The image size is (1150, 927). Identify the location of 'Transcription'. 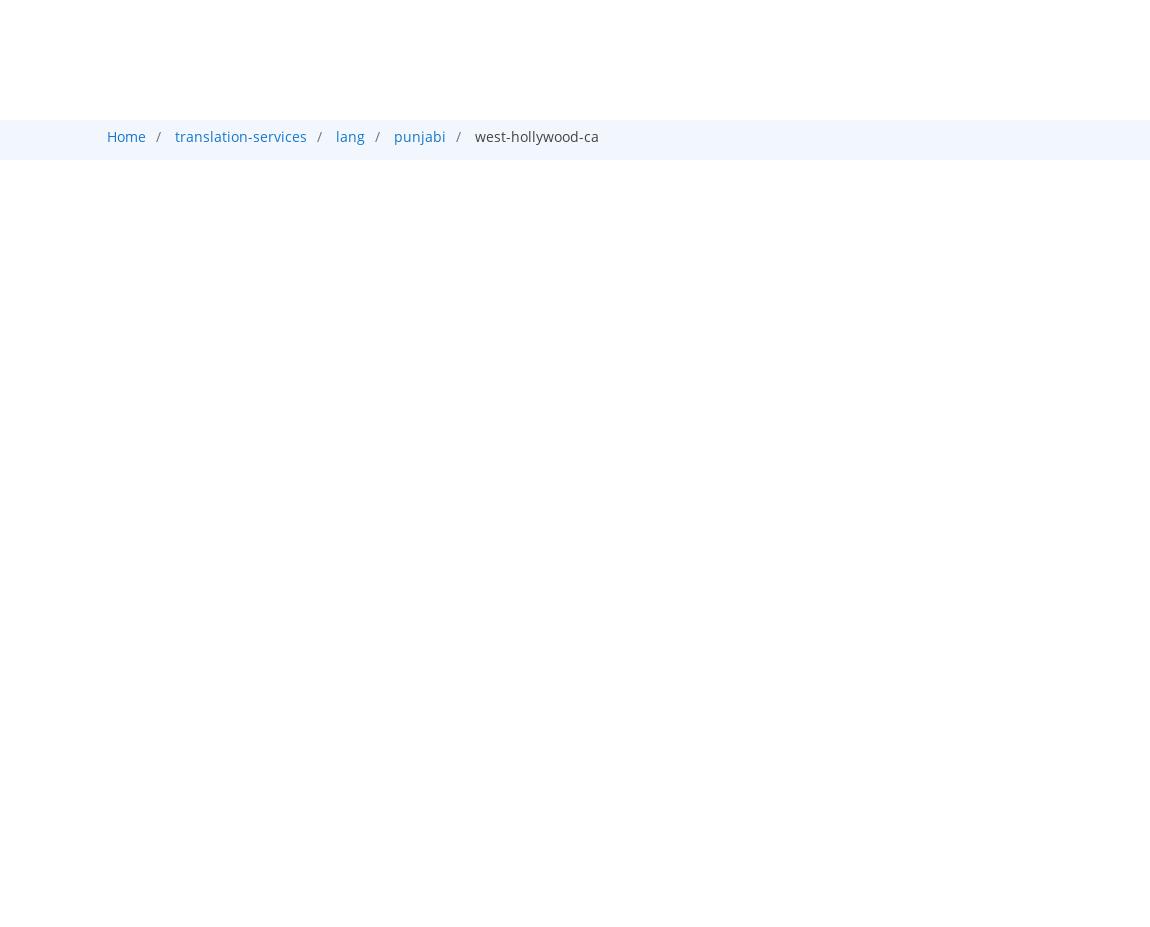
(654, 124).